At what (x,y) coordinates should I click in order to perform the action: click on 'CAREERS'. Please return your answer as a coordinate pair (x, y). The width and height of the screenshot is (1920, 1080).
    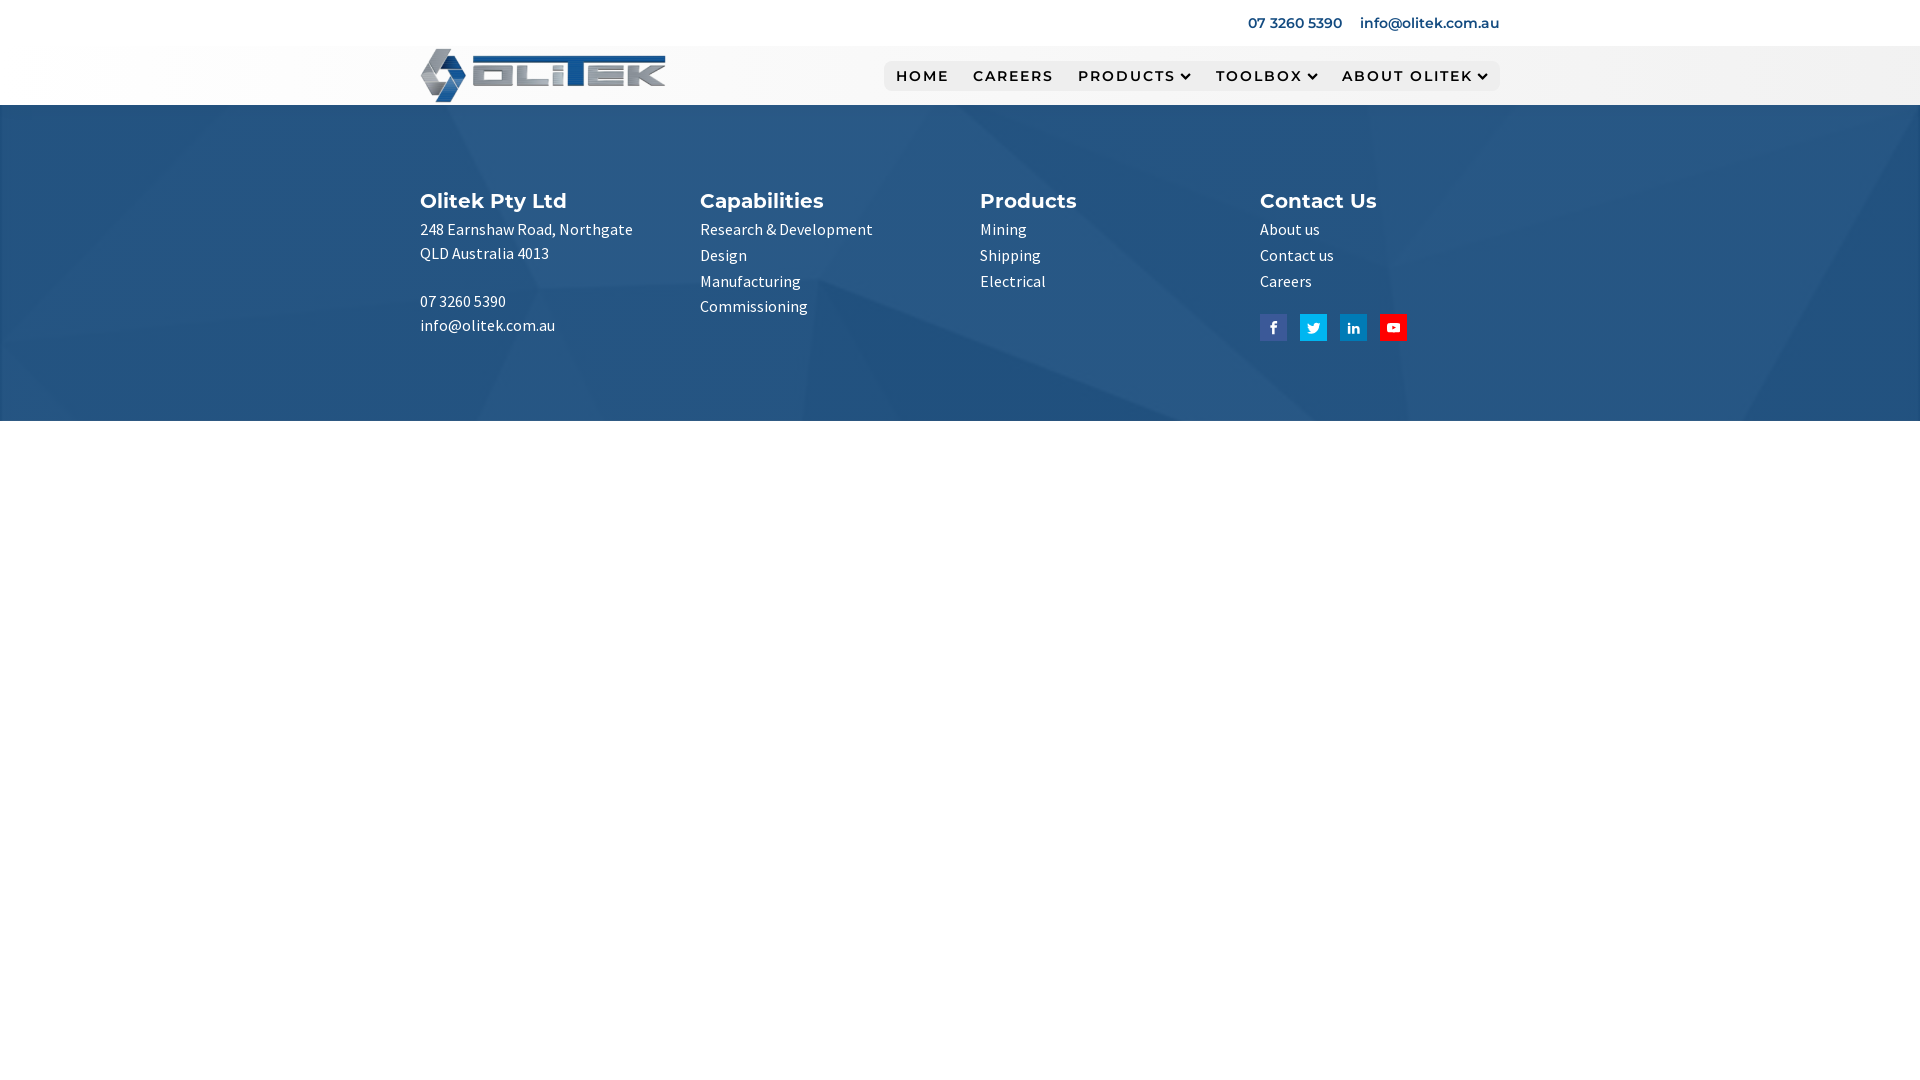
    Looking at the image, I should click on (1013, 75).